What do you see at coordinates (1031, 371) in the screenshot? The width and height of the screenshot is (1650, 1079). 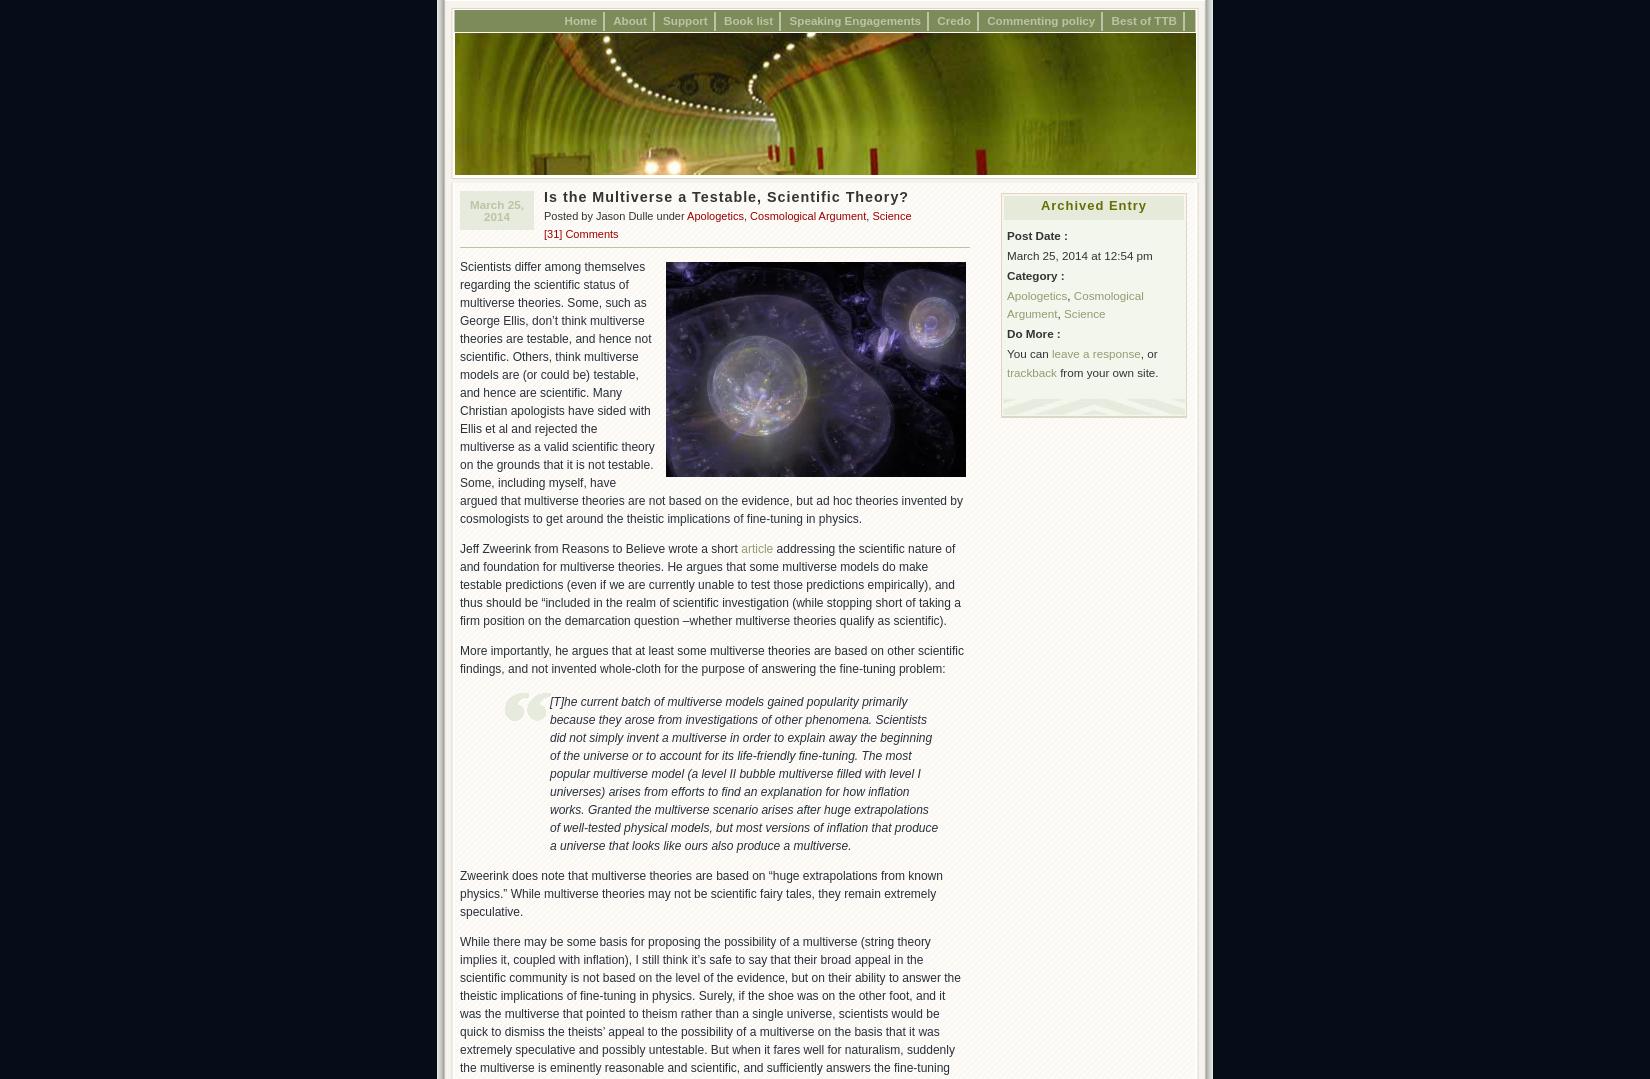 I see `'trackback'` at bounding box center [1031, 371].